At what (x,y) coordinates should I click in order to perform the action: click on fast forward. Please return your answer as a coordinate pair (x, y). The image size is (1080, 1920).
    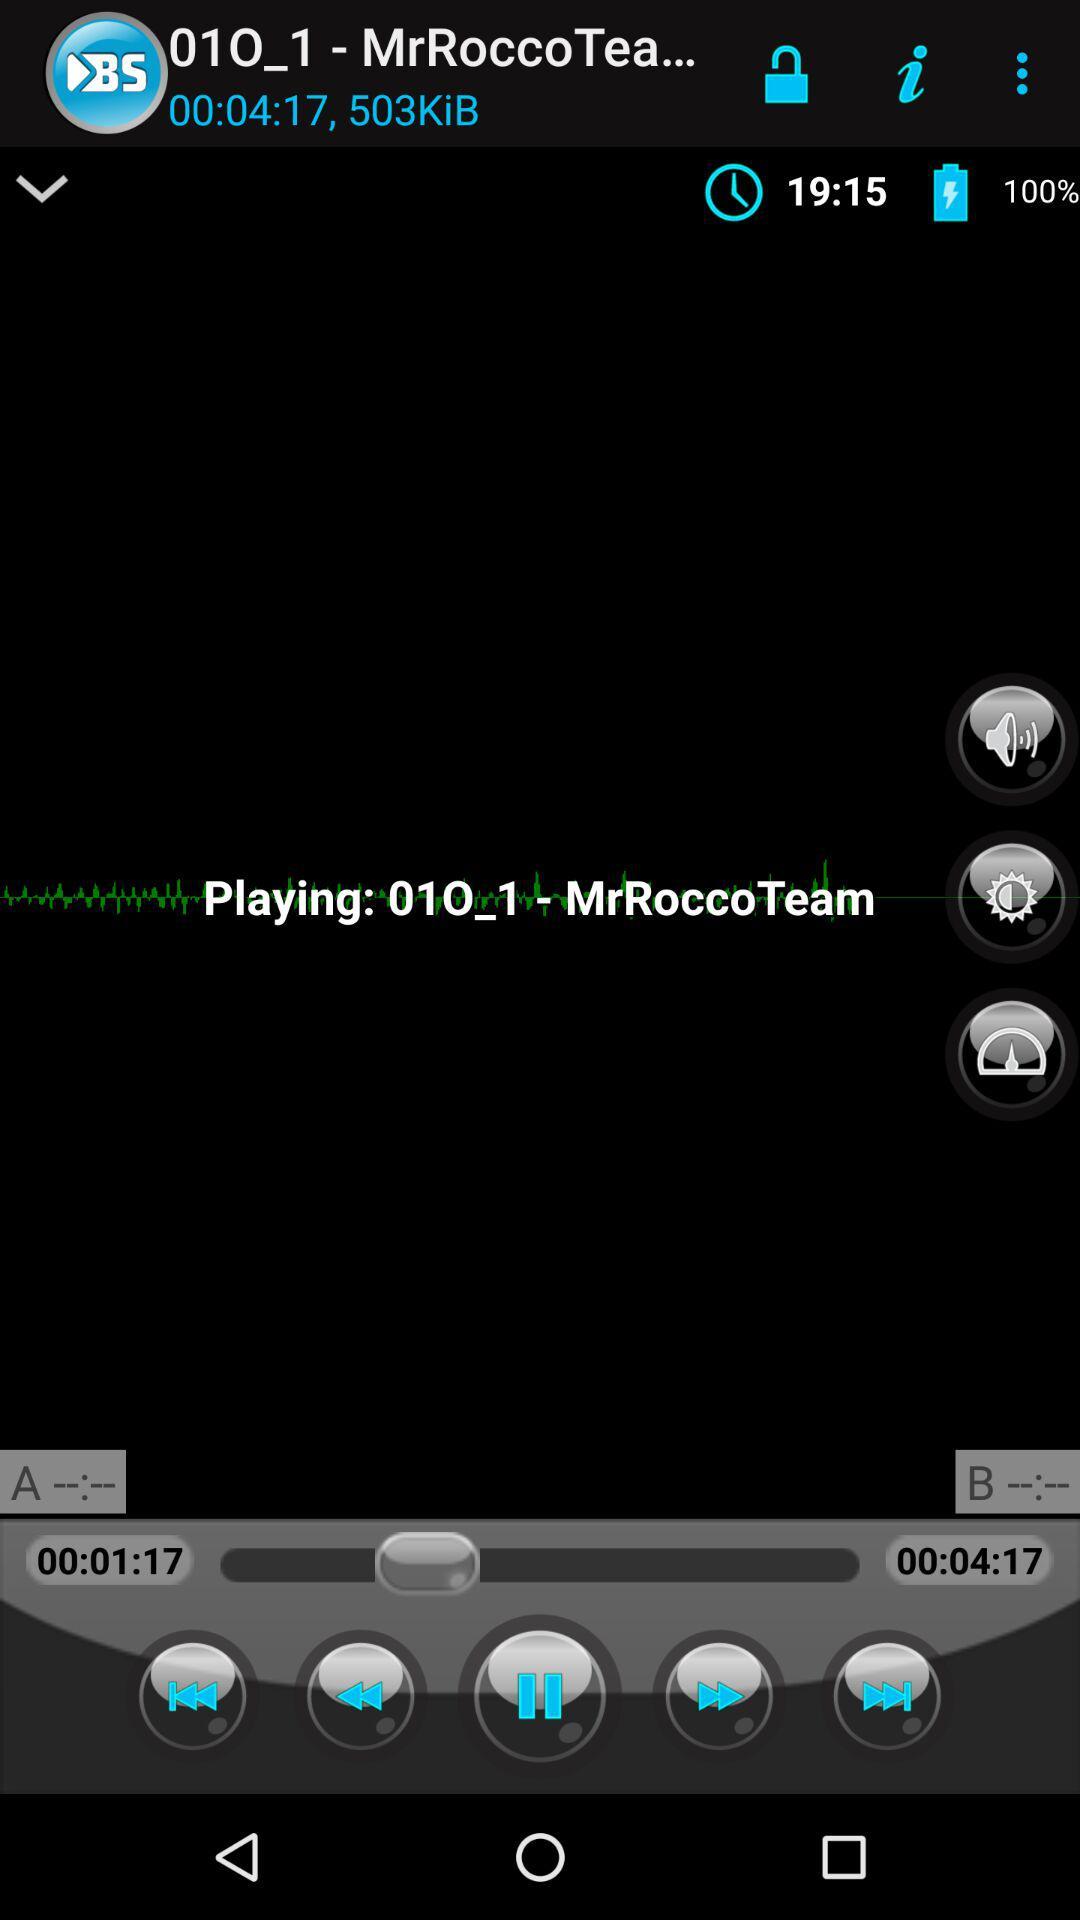
    Looking at the image, I should click on (886, 1695).